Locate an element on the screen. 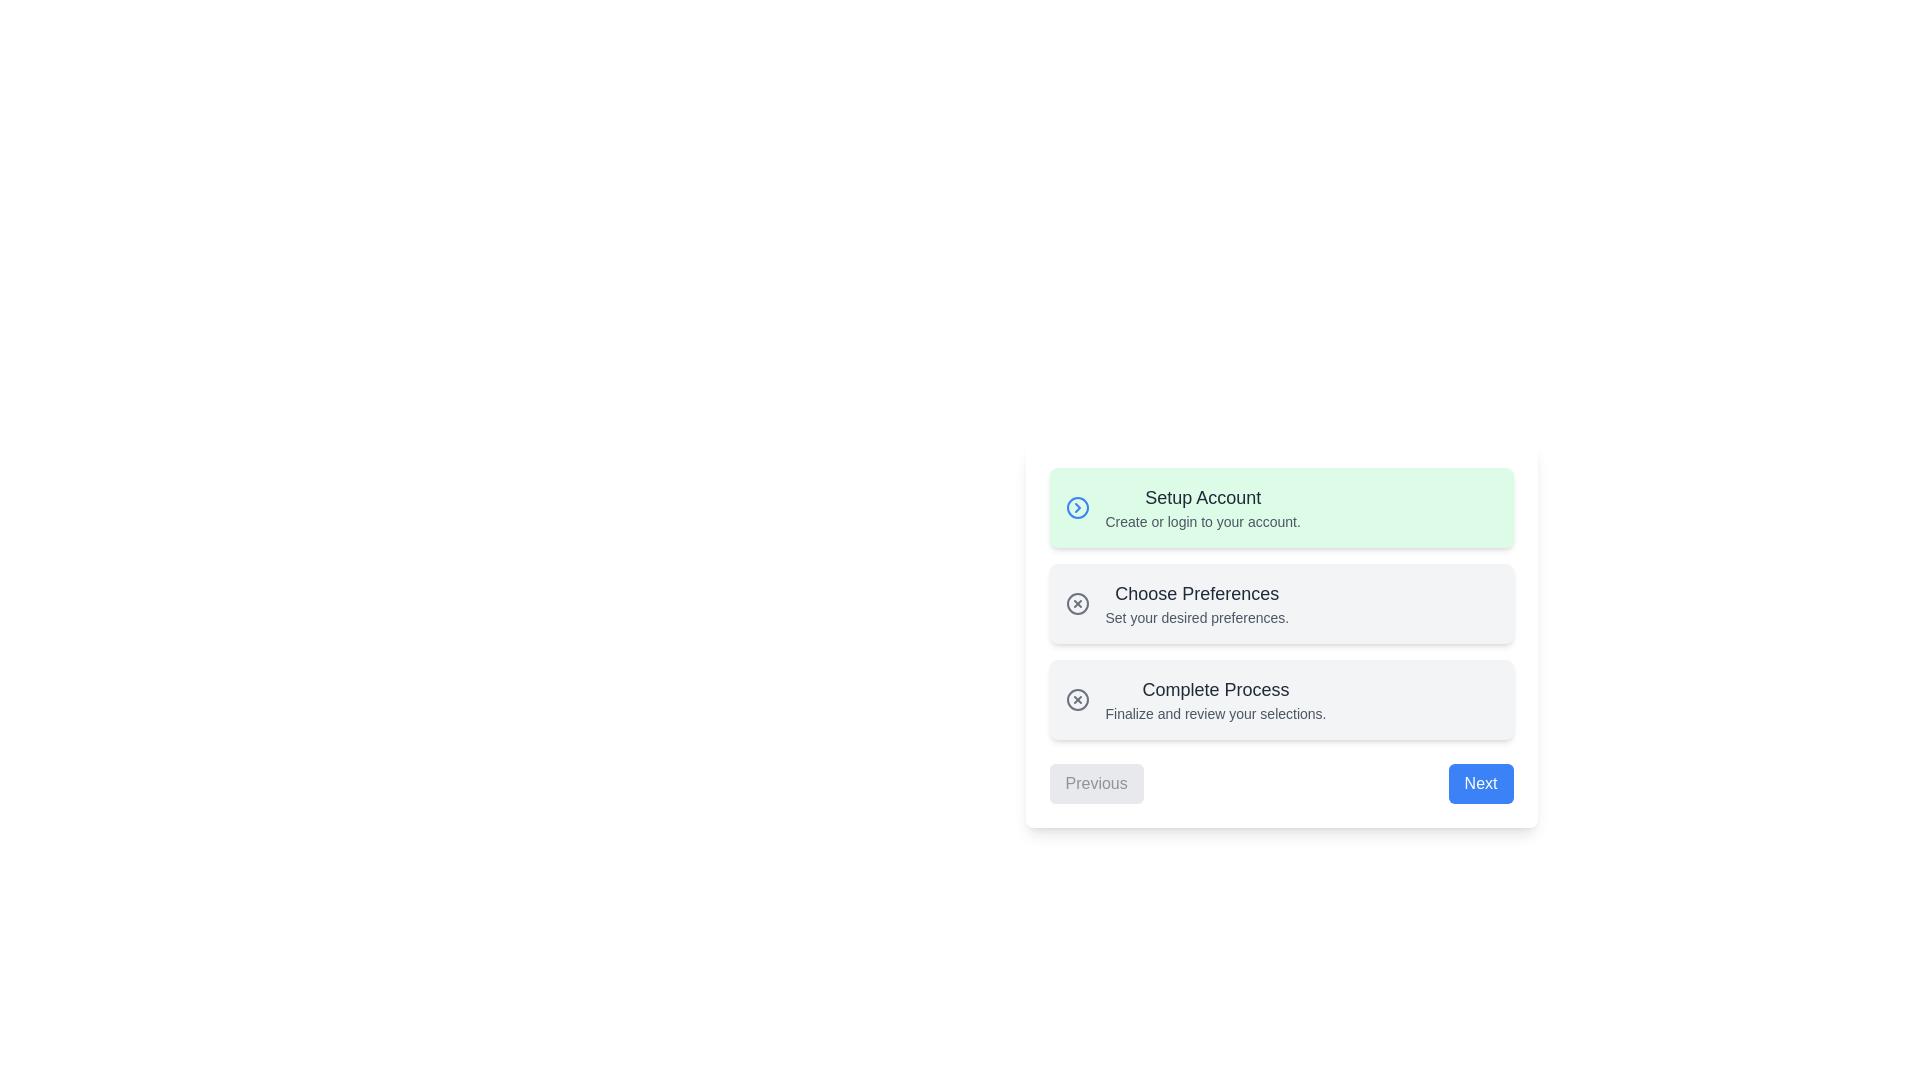 This screenshot has width=1920, height=1080. the instructional text label located below 'Choose Preferences' in the vertical sequence of steps is located at coordinates (1197, 616).